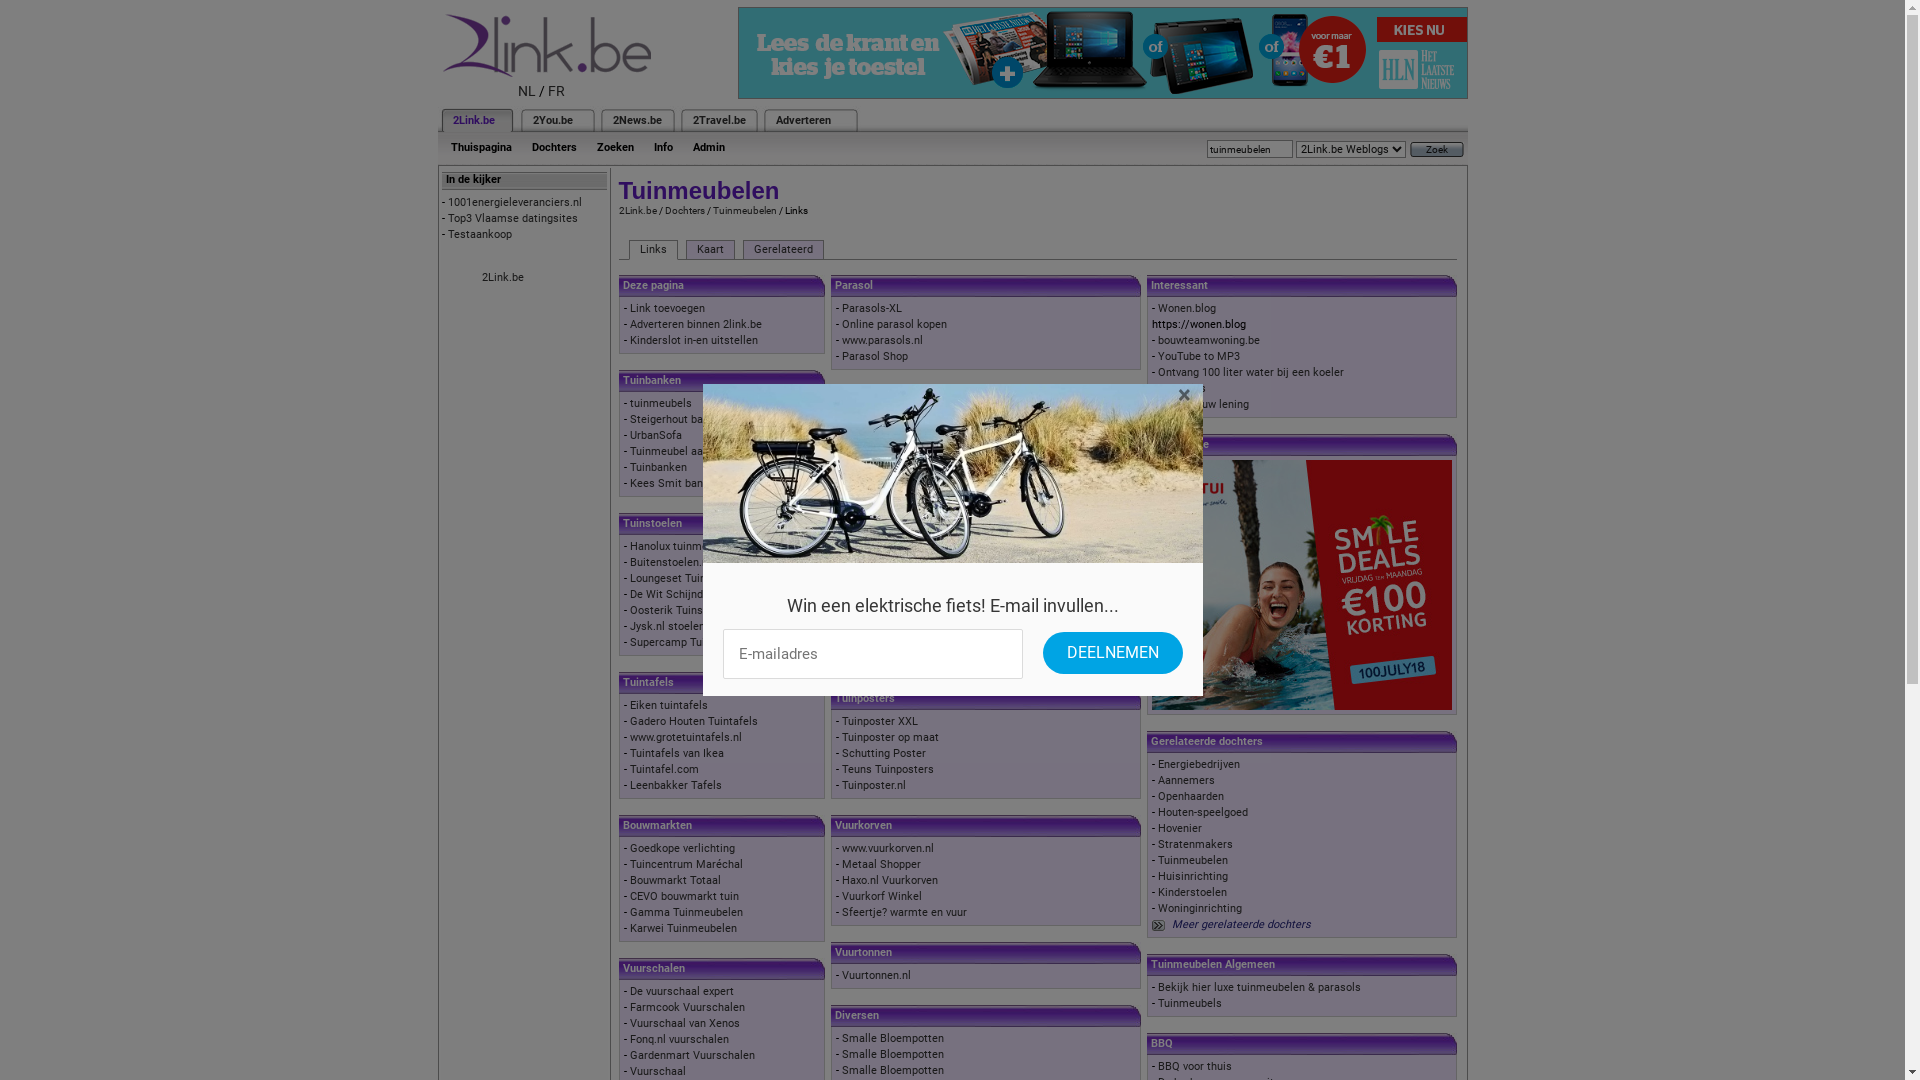  I want to click on 'Haxo.nl Vuurkorven', so click(888, 879).